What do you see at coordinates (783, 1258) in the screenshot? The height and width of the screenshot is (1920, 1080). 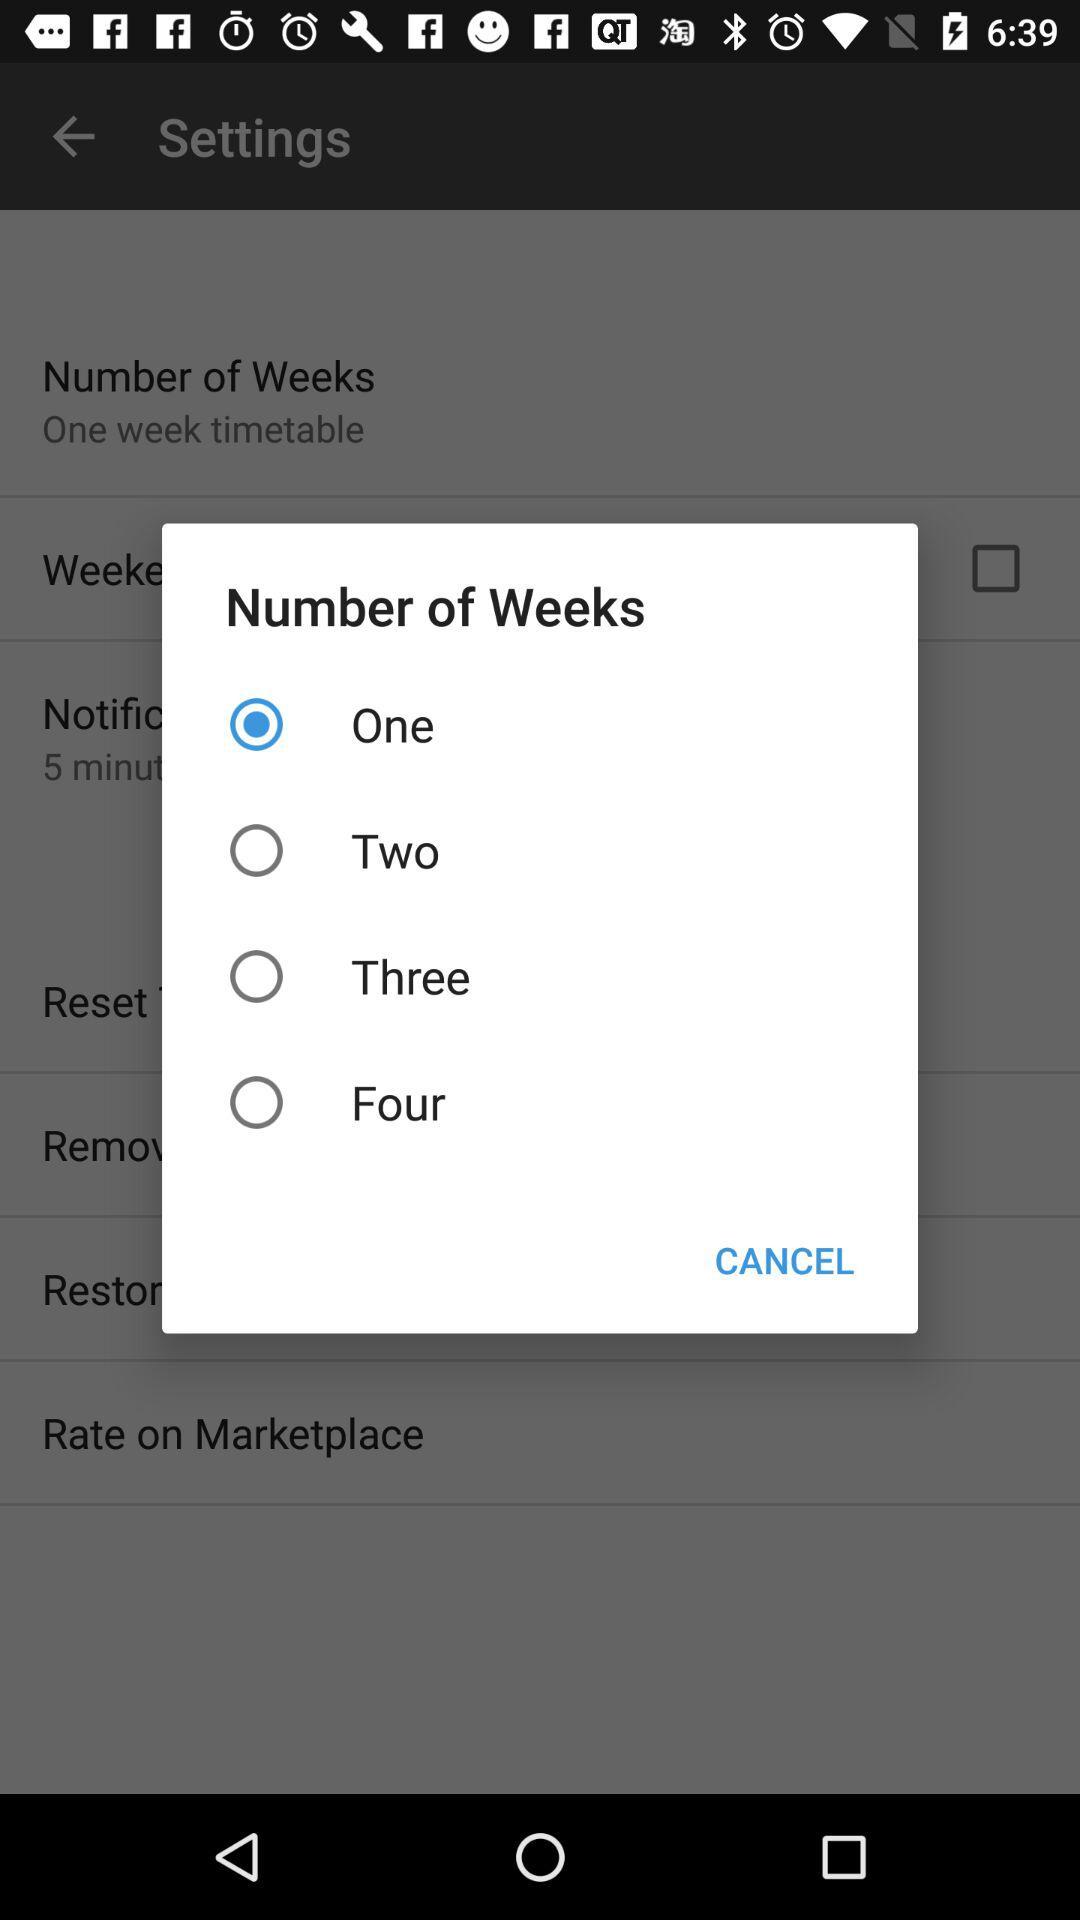 I see `button on the right` at bounding box center [783, 1258].